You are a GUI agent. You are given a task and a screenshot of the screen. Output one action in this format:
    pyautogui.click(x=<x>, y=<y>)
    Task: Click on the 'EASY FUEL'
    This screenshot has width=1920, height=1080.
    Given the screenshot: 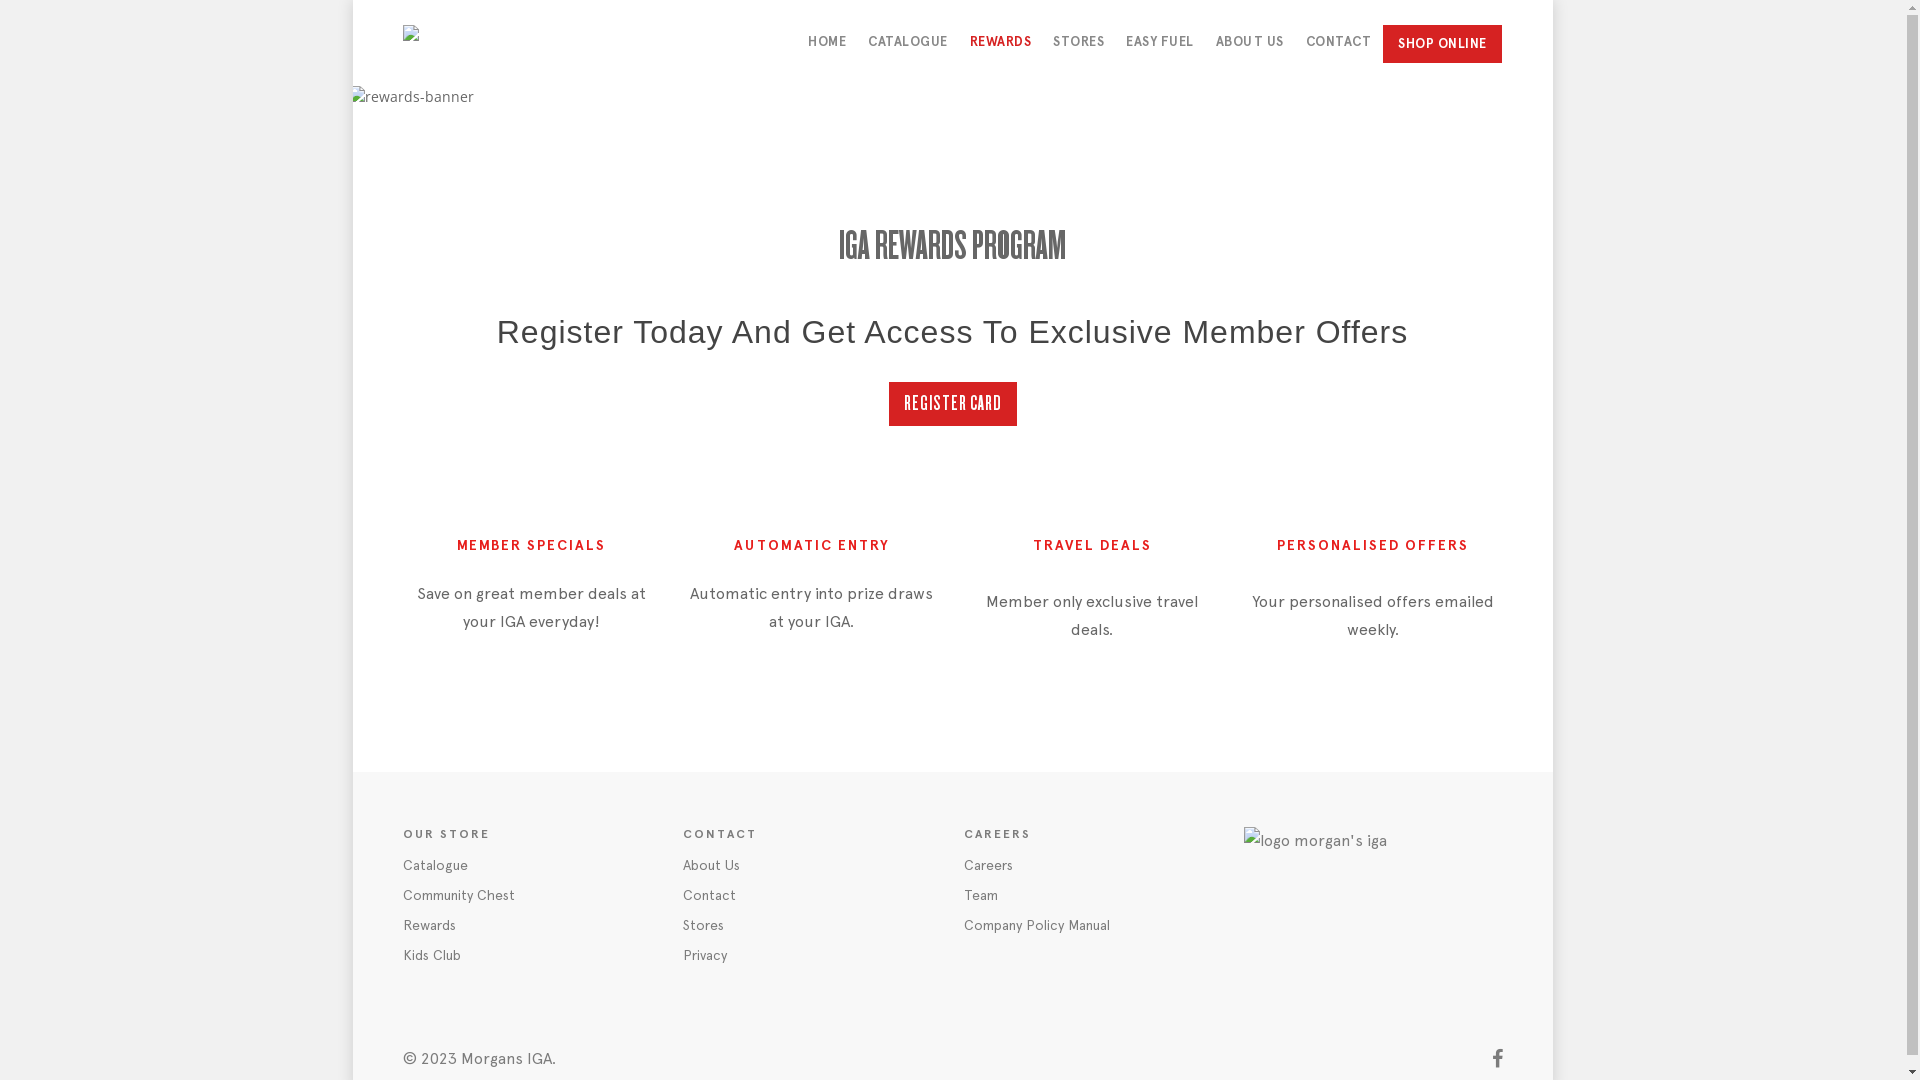 What is the action you would take?
    pyautogui.click(x=1160, y=53)
    